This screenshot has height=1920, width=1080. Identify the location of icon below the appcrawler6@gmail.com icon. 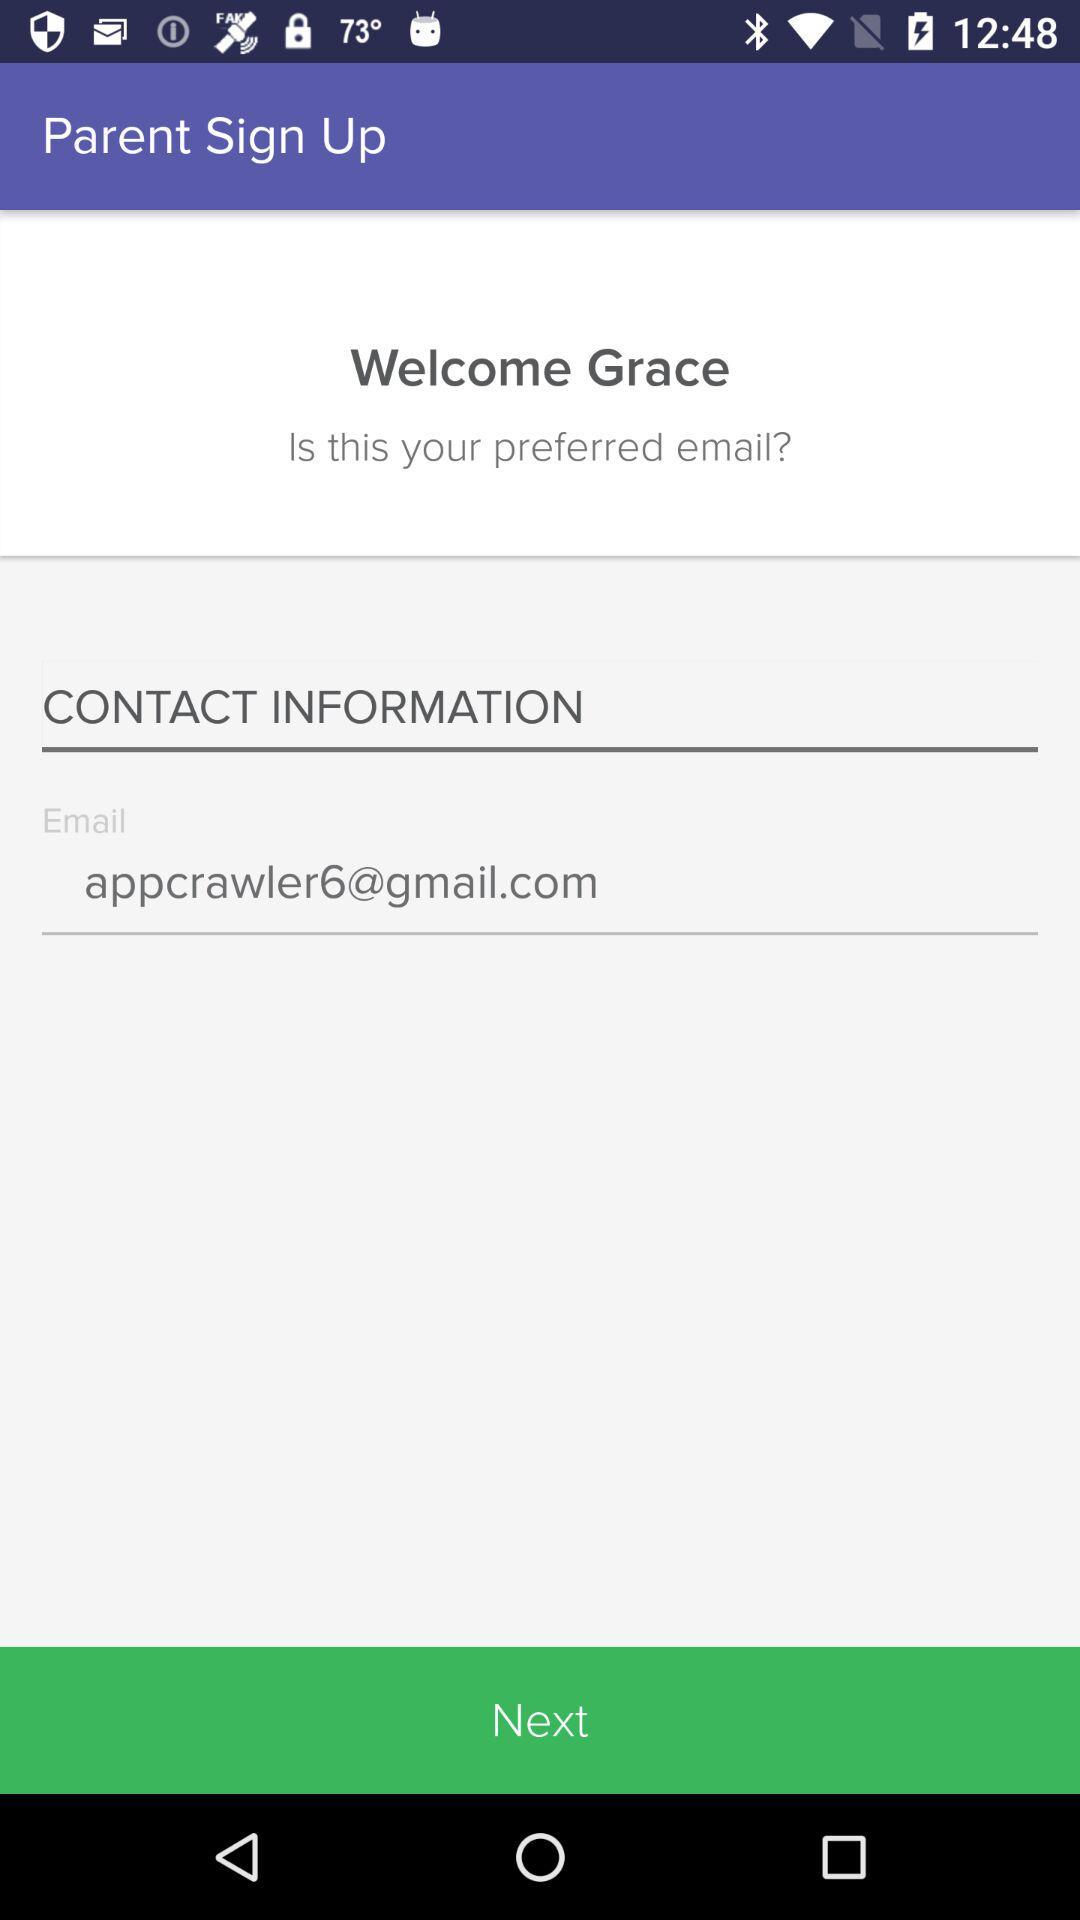
(540, 1719).